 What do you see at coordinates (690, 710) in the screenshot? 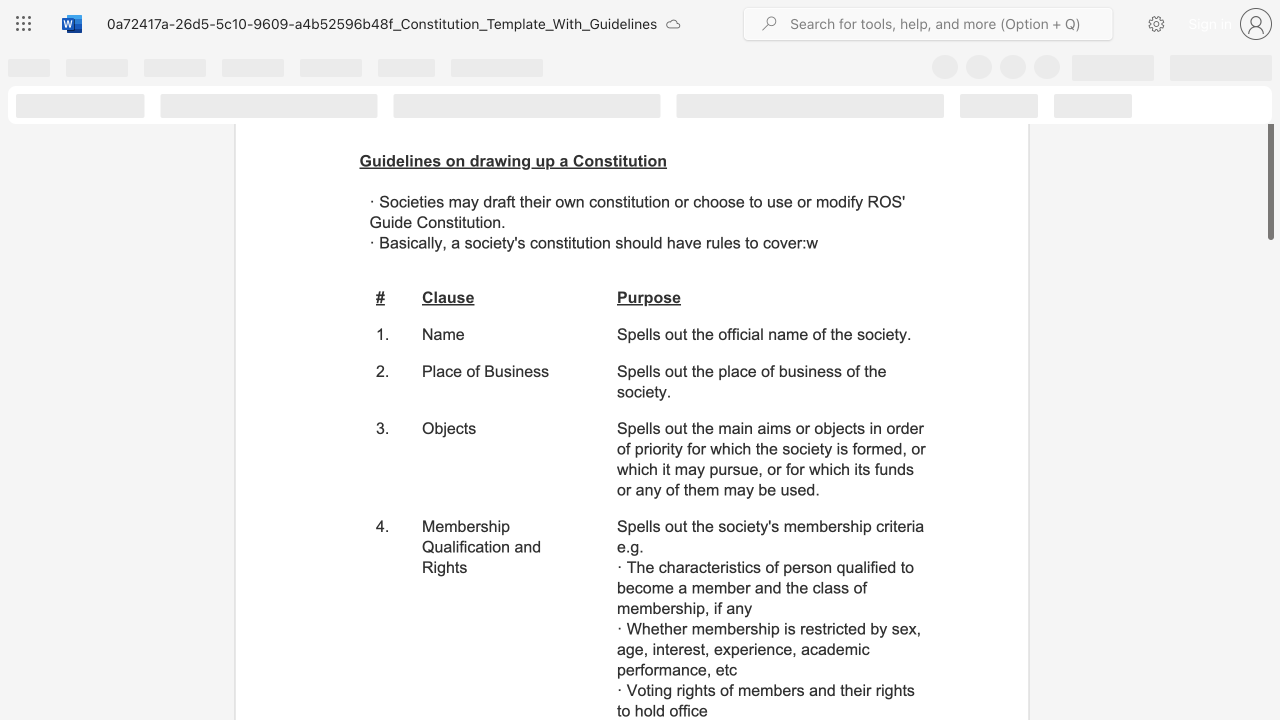
I see `the subset text "ce" within the text "· Voting rights of members and their rights to hold office"` at bounding box center [690, 710].